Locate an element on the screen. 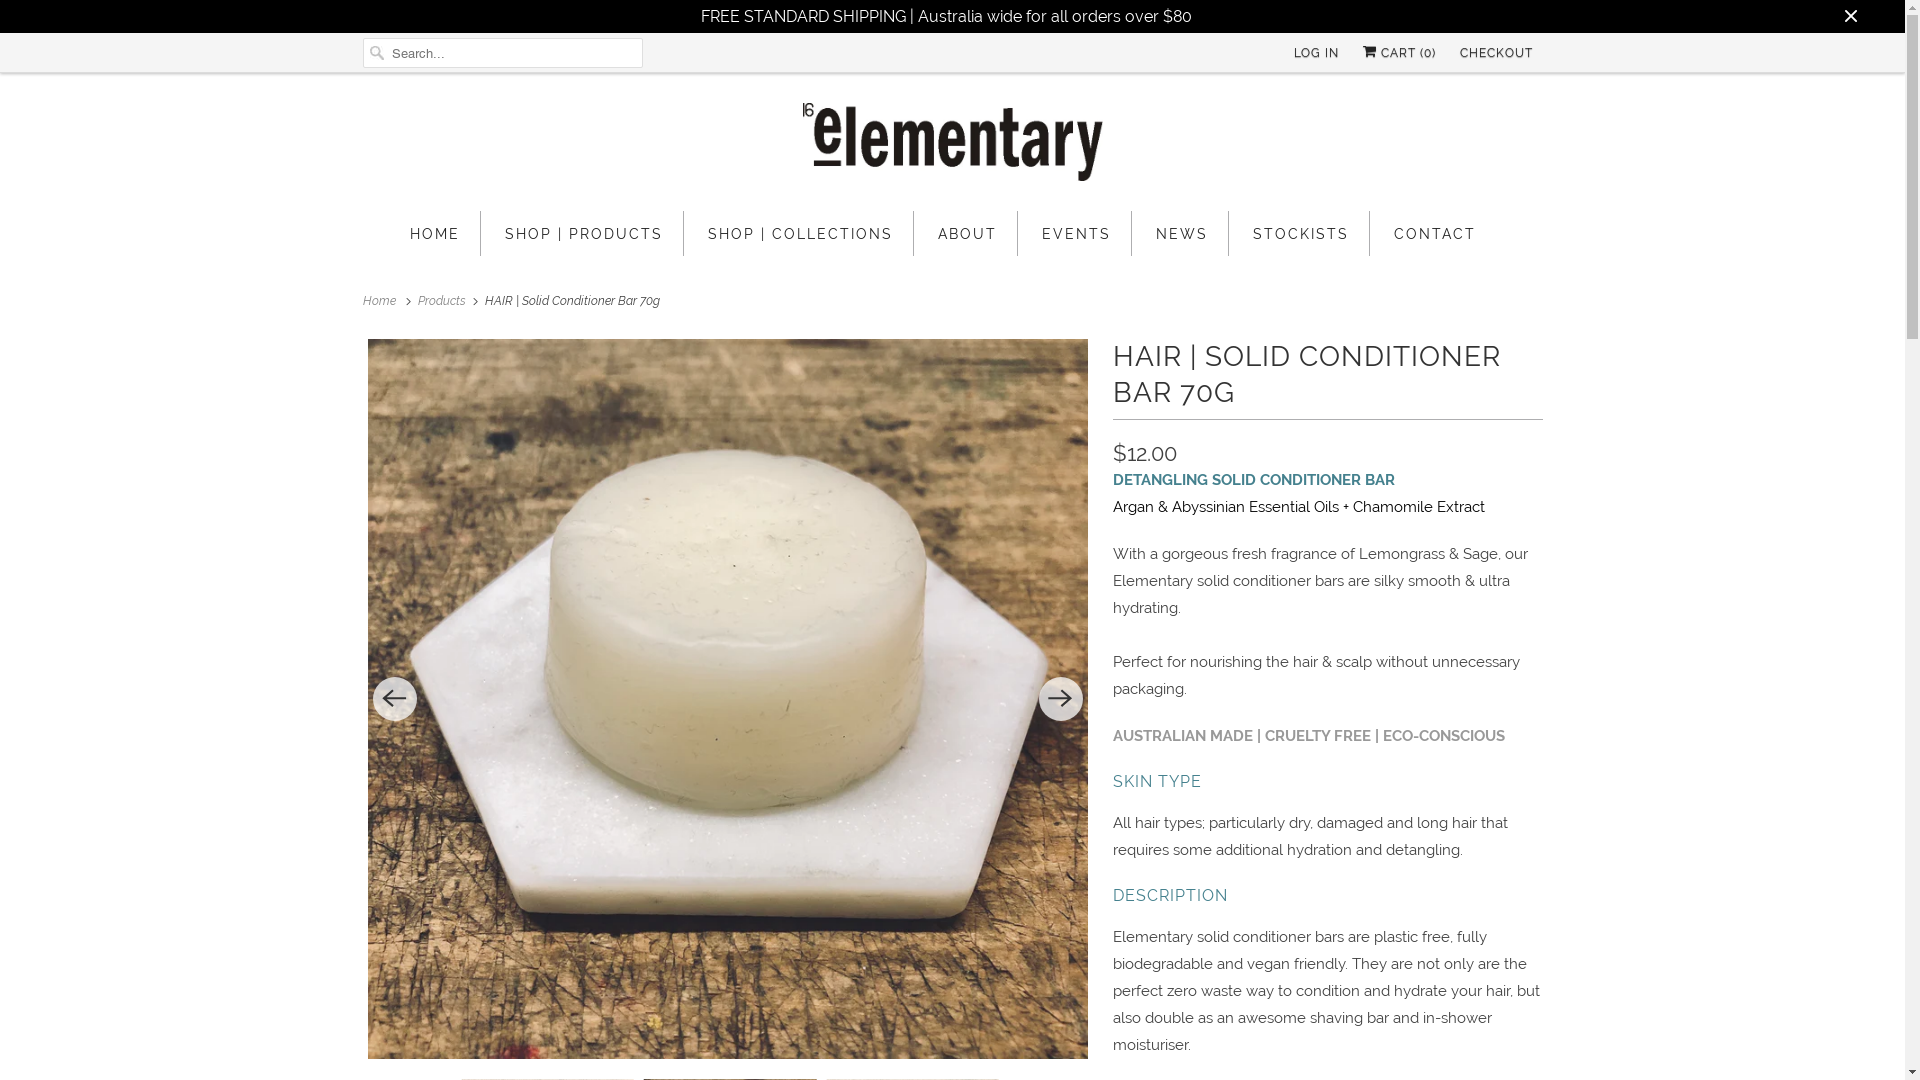 The height and width of the screenshot is (1080, 1920). 'STOCKISTS' is located at coordinates (1300, 232).